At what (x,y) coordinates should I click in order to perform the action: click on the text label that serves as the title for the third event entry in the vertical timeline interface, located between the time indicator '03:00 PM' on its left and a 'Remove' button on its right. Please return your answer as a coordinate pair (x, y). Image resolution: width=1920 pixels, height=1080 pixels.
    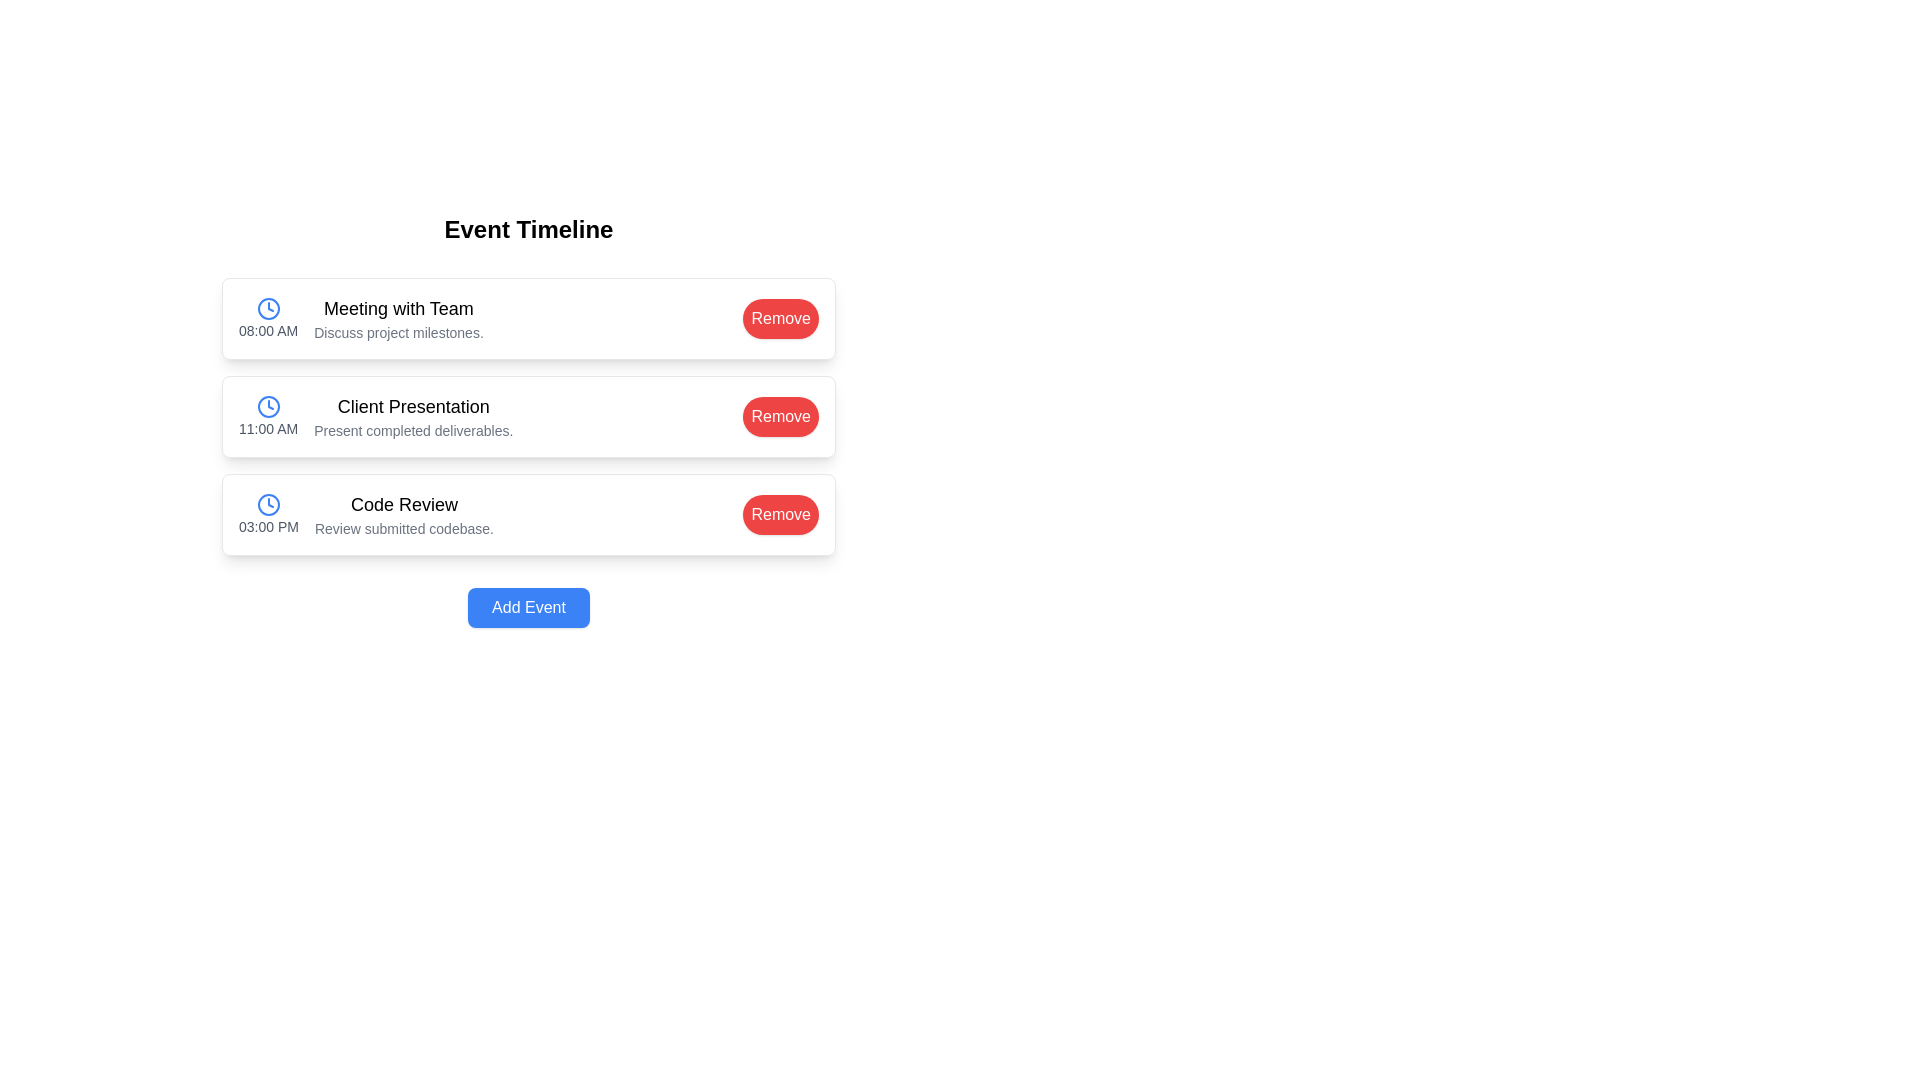
    Looking at the image, I should click on (403, 504).